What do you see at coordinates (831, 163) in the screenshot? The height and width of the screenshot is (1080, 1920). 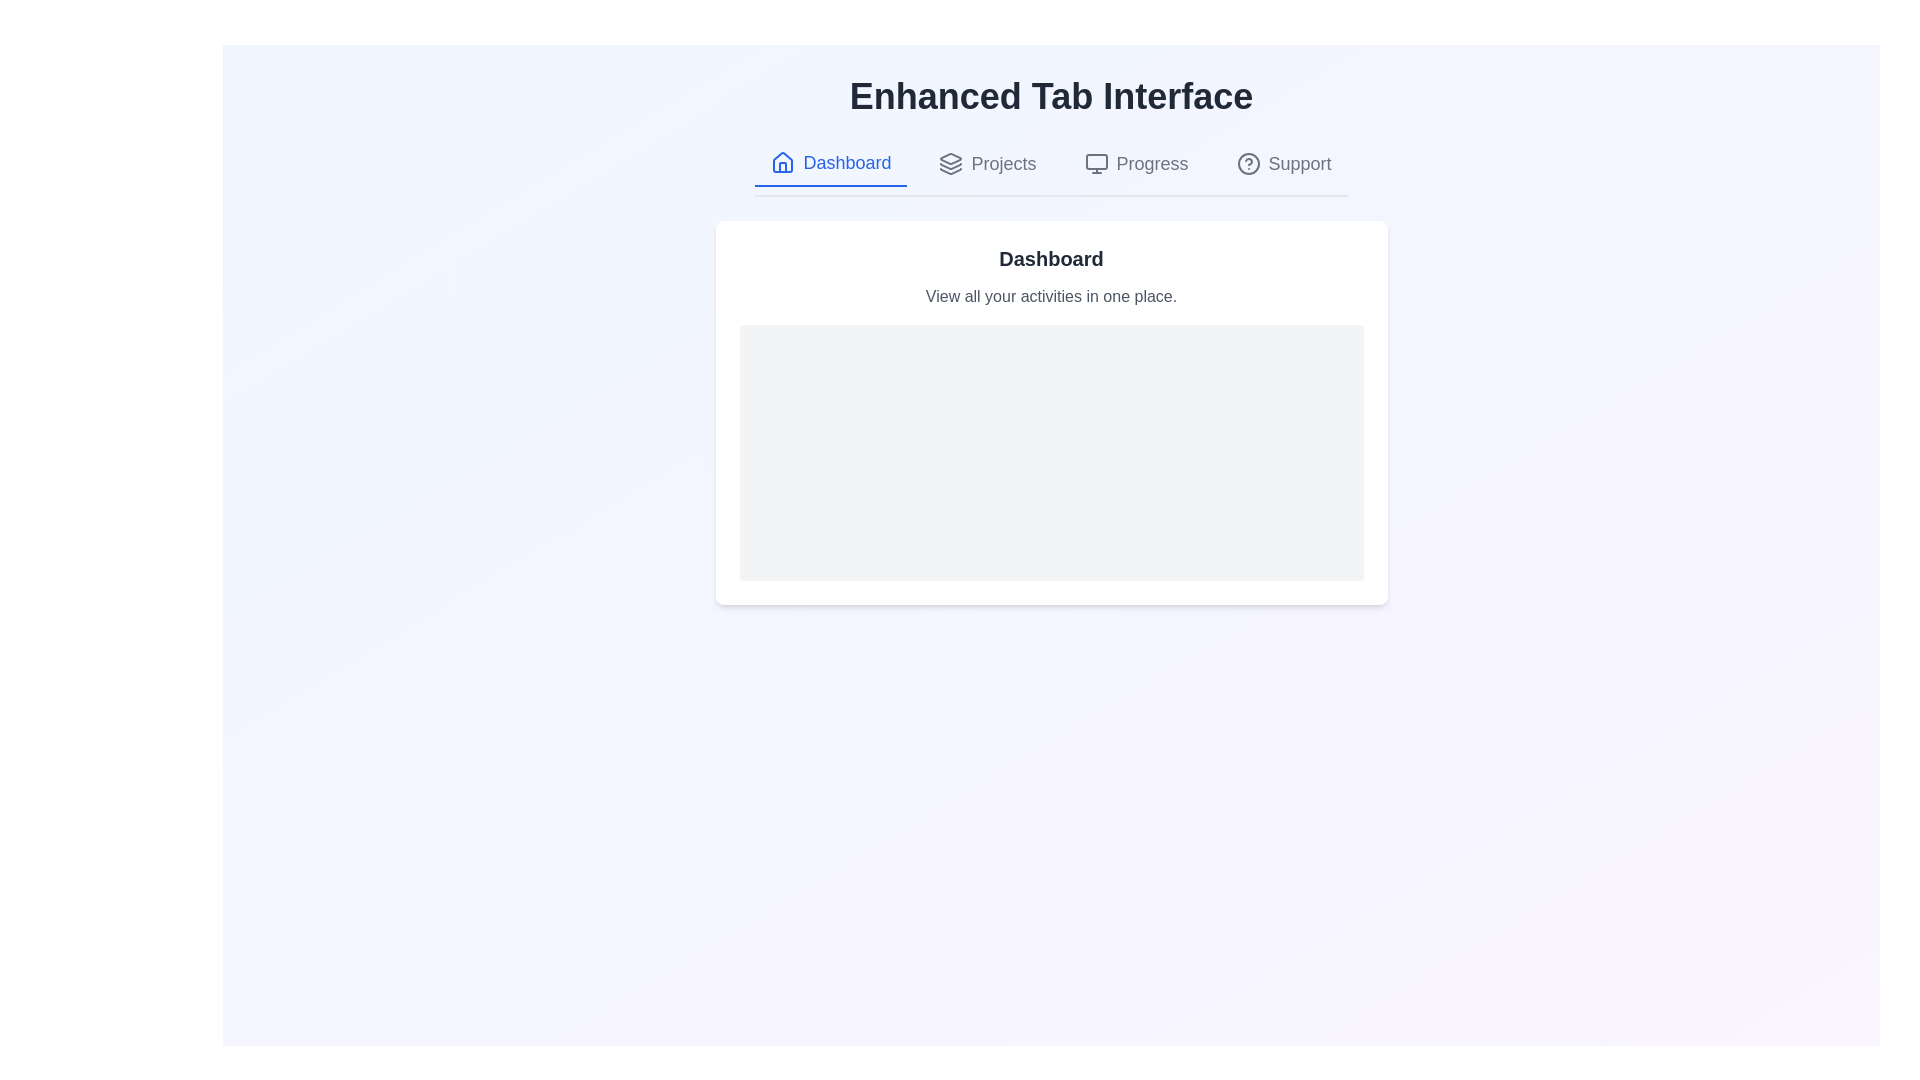 I see `the tab labeled Dashboard to display its content` at bounding box center [831, 163].